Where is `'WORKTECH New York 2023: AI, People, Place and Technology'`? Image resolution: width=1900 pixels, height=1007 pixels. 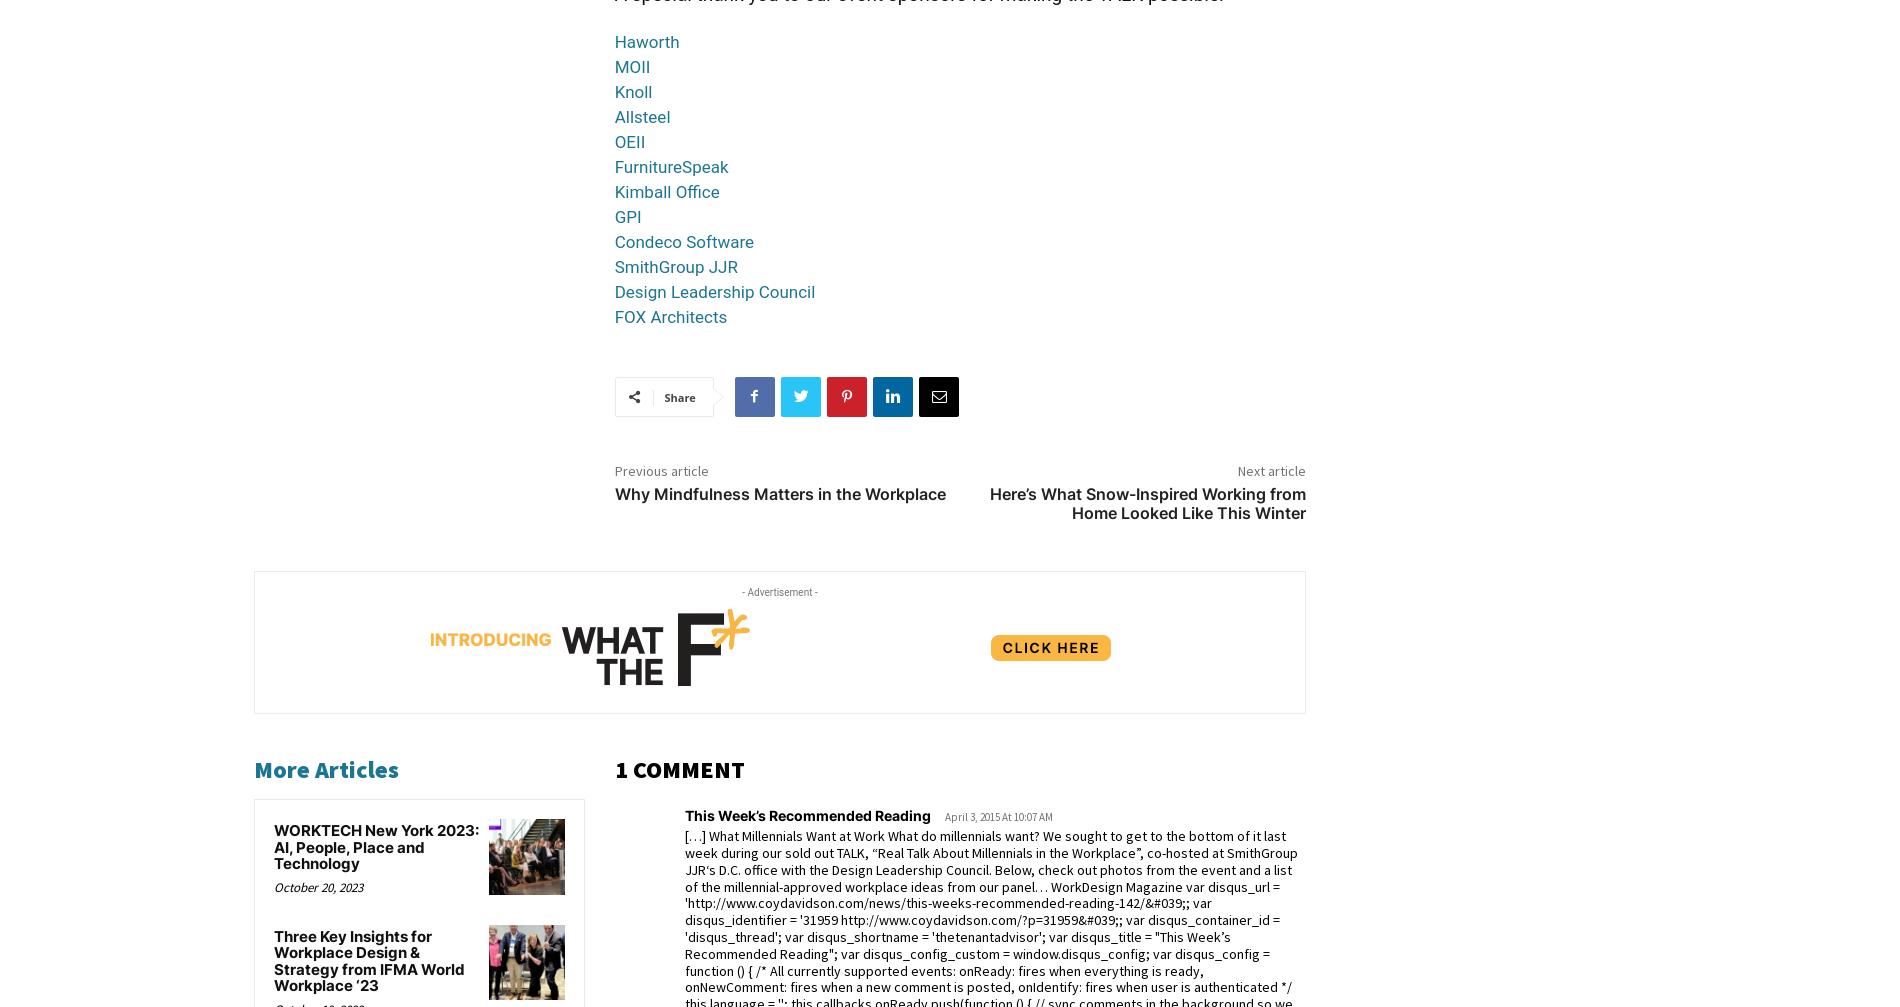 'WORKTECH New York 2023: AI, People, Place and Technology' is located at coordinates (272, 845).